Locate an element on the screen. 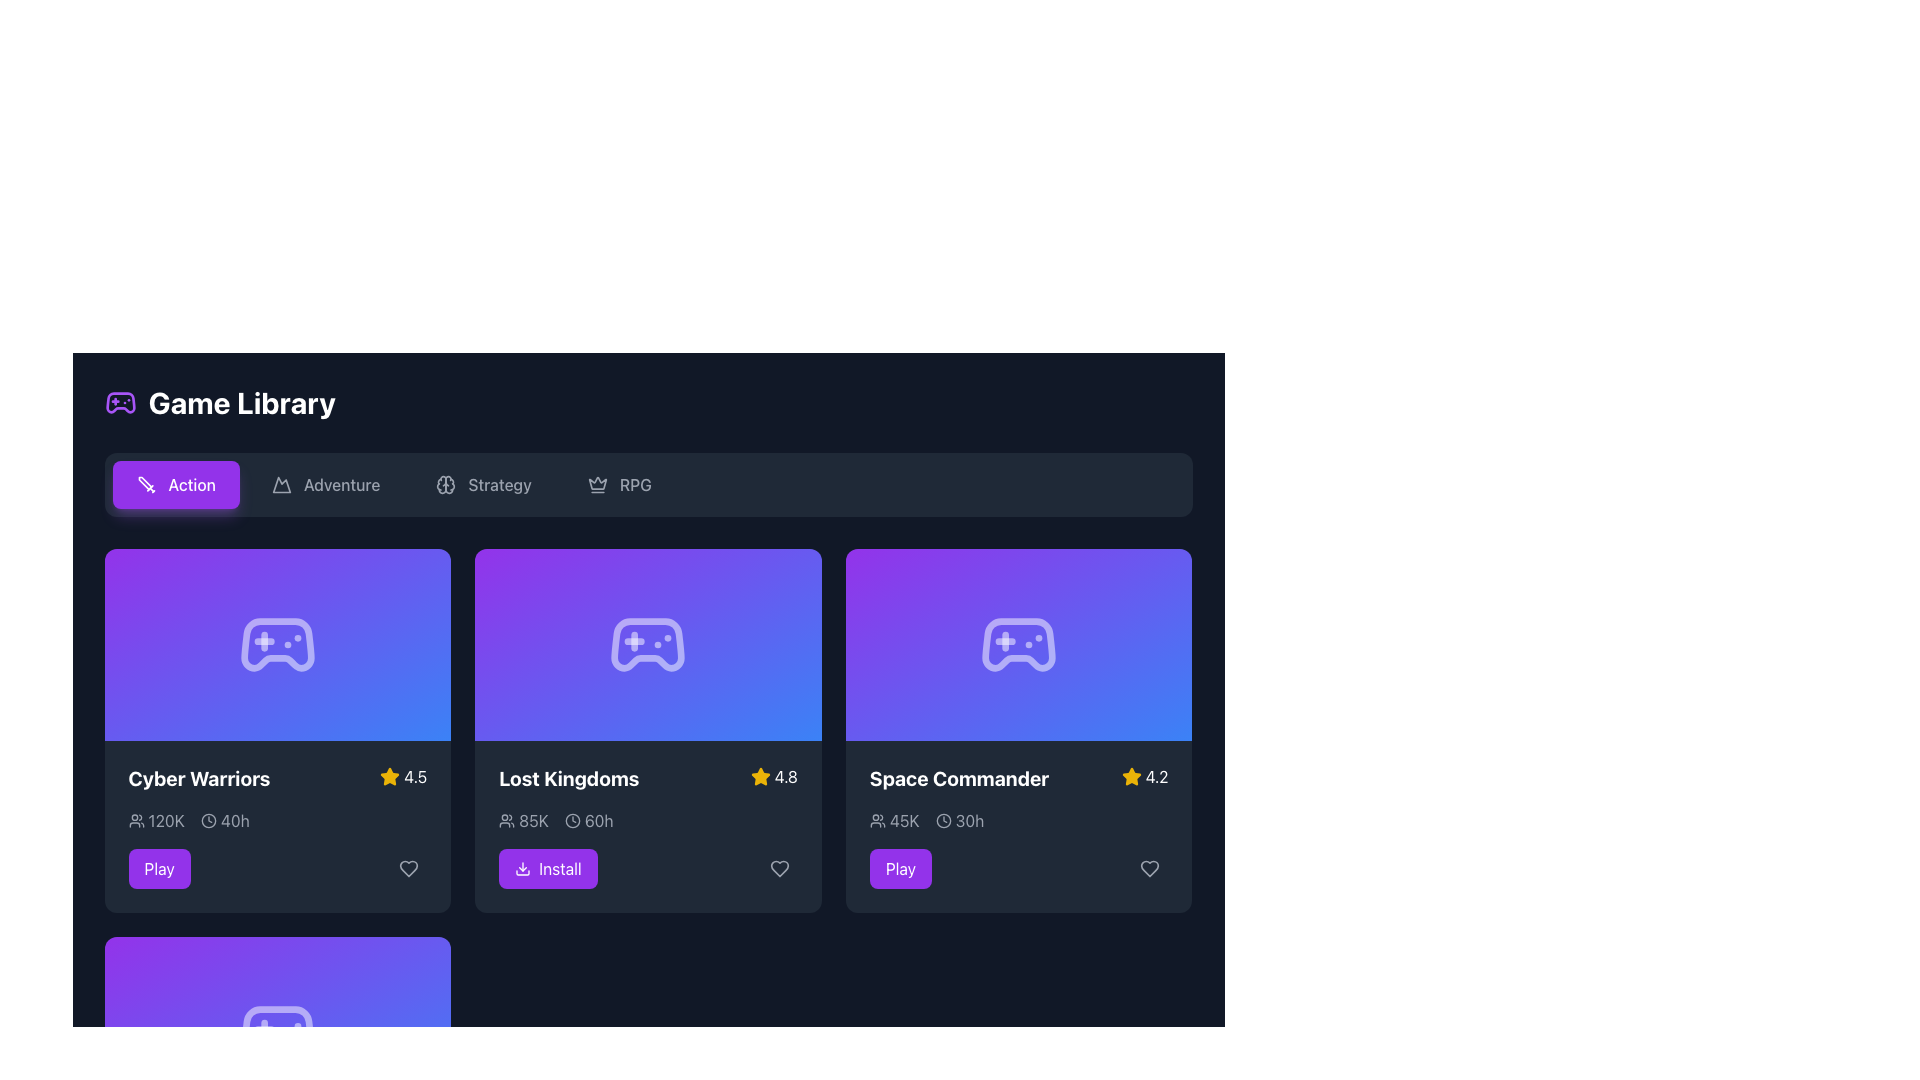  the clock icon located within the 'Space Commander' game card, which signifies the playtime of '30h' is located at coordinates (942, 821).